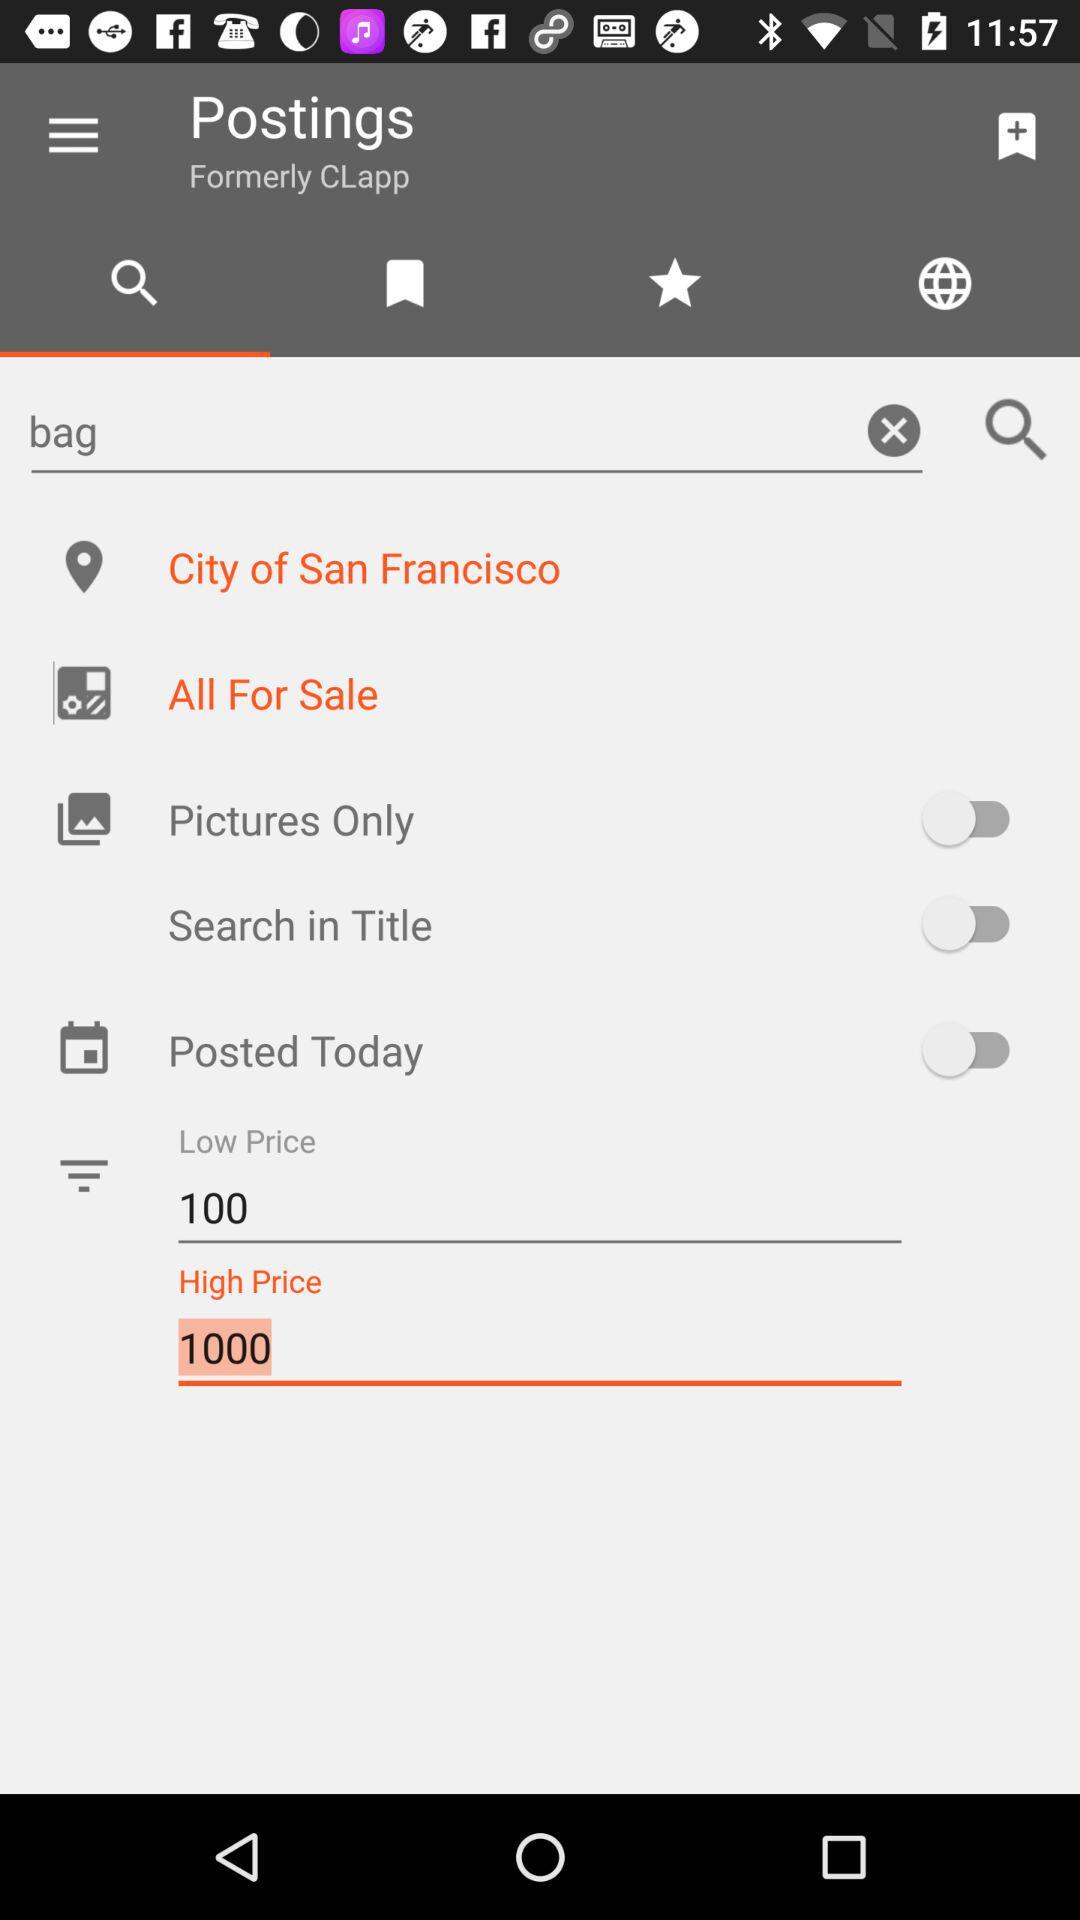 The height and width of the screenshot is (1920, 1080). What do you see at coordinates (974, 818) in the screenshot?
I see `on/off option` at bounding box center [974, 818].